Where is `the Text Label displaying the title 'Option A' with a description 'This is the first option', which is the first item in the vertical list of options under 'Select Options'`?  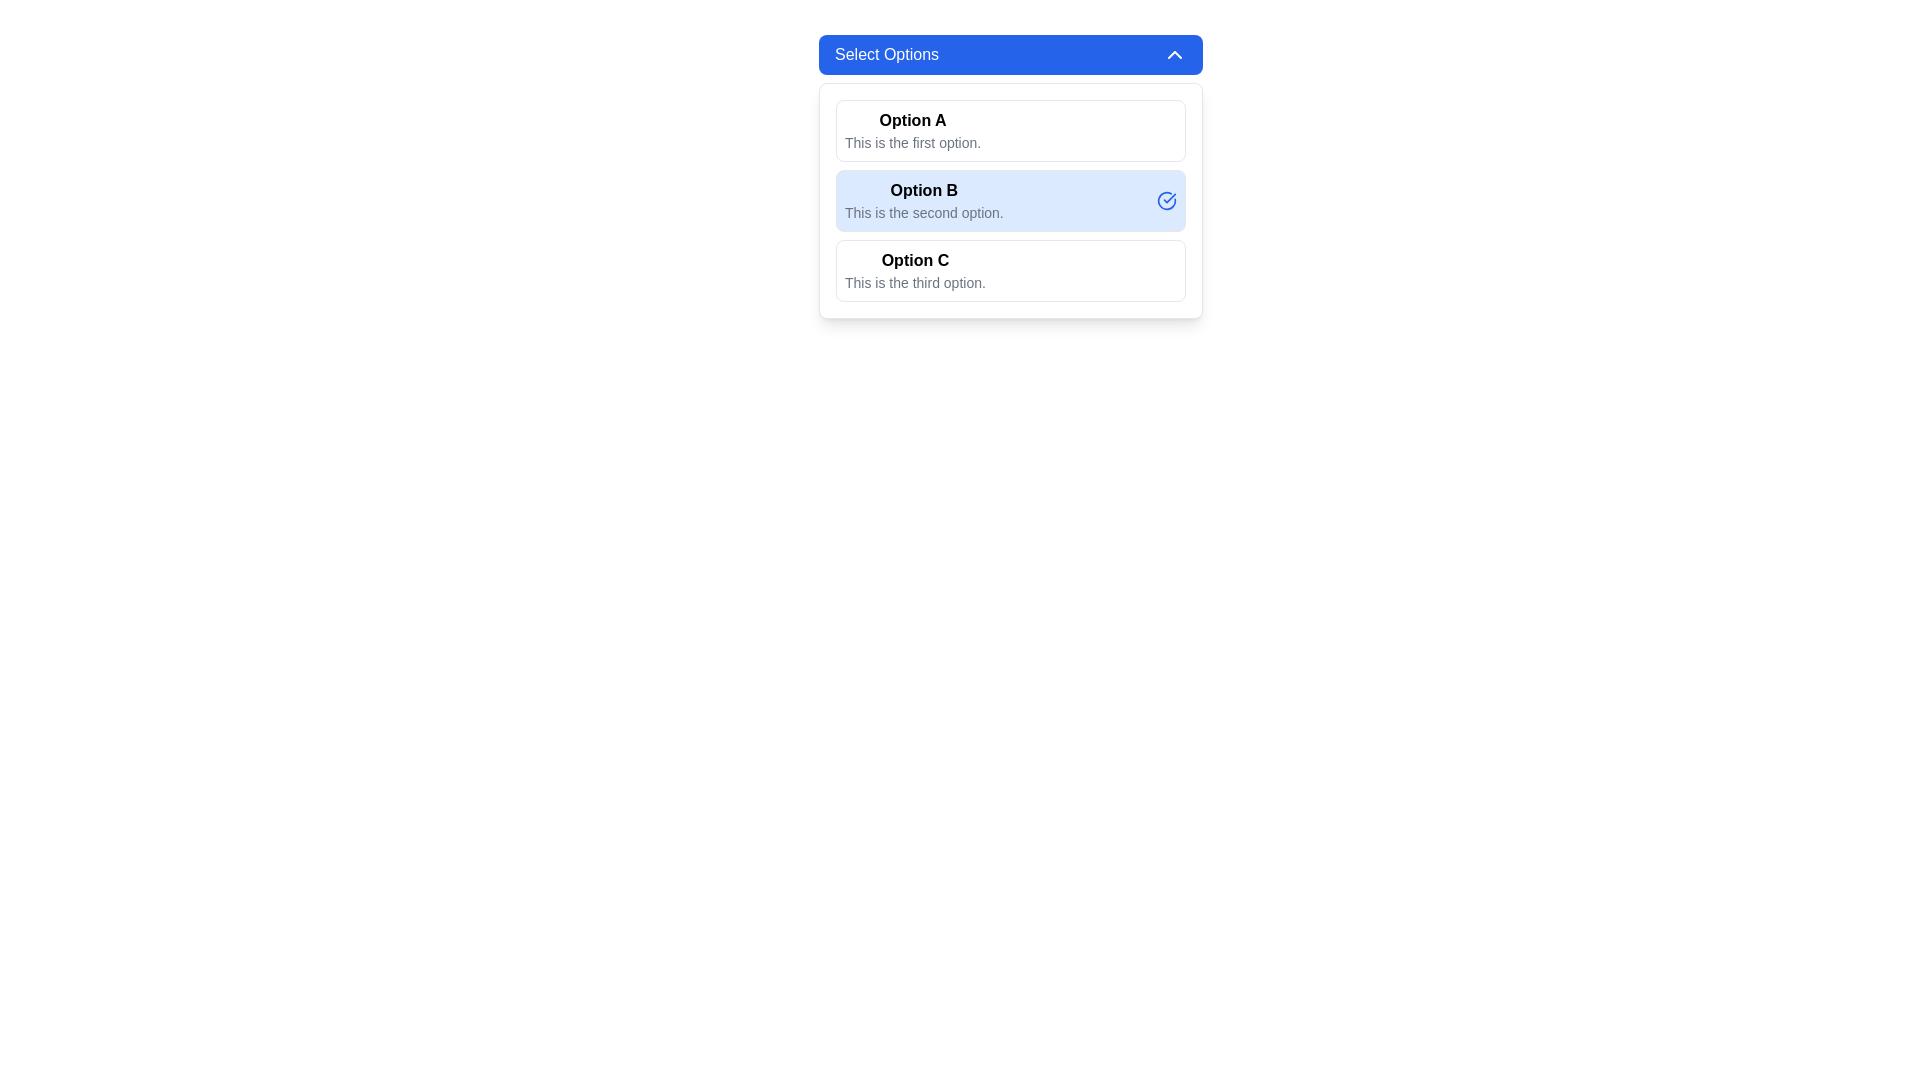 the Text Label displaying the title 'Option A' with a description 'This is the first option', which is the first item in the vertical list of options under 'Select Options' is located at coordinates (912, 131).